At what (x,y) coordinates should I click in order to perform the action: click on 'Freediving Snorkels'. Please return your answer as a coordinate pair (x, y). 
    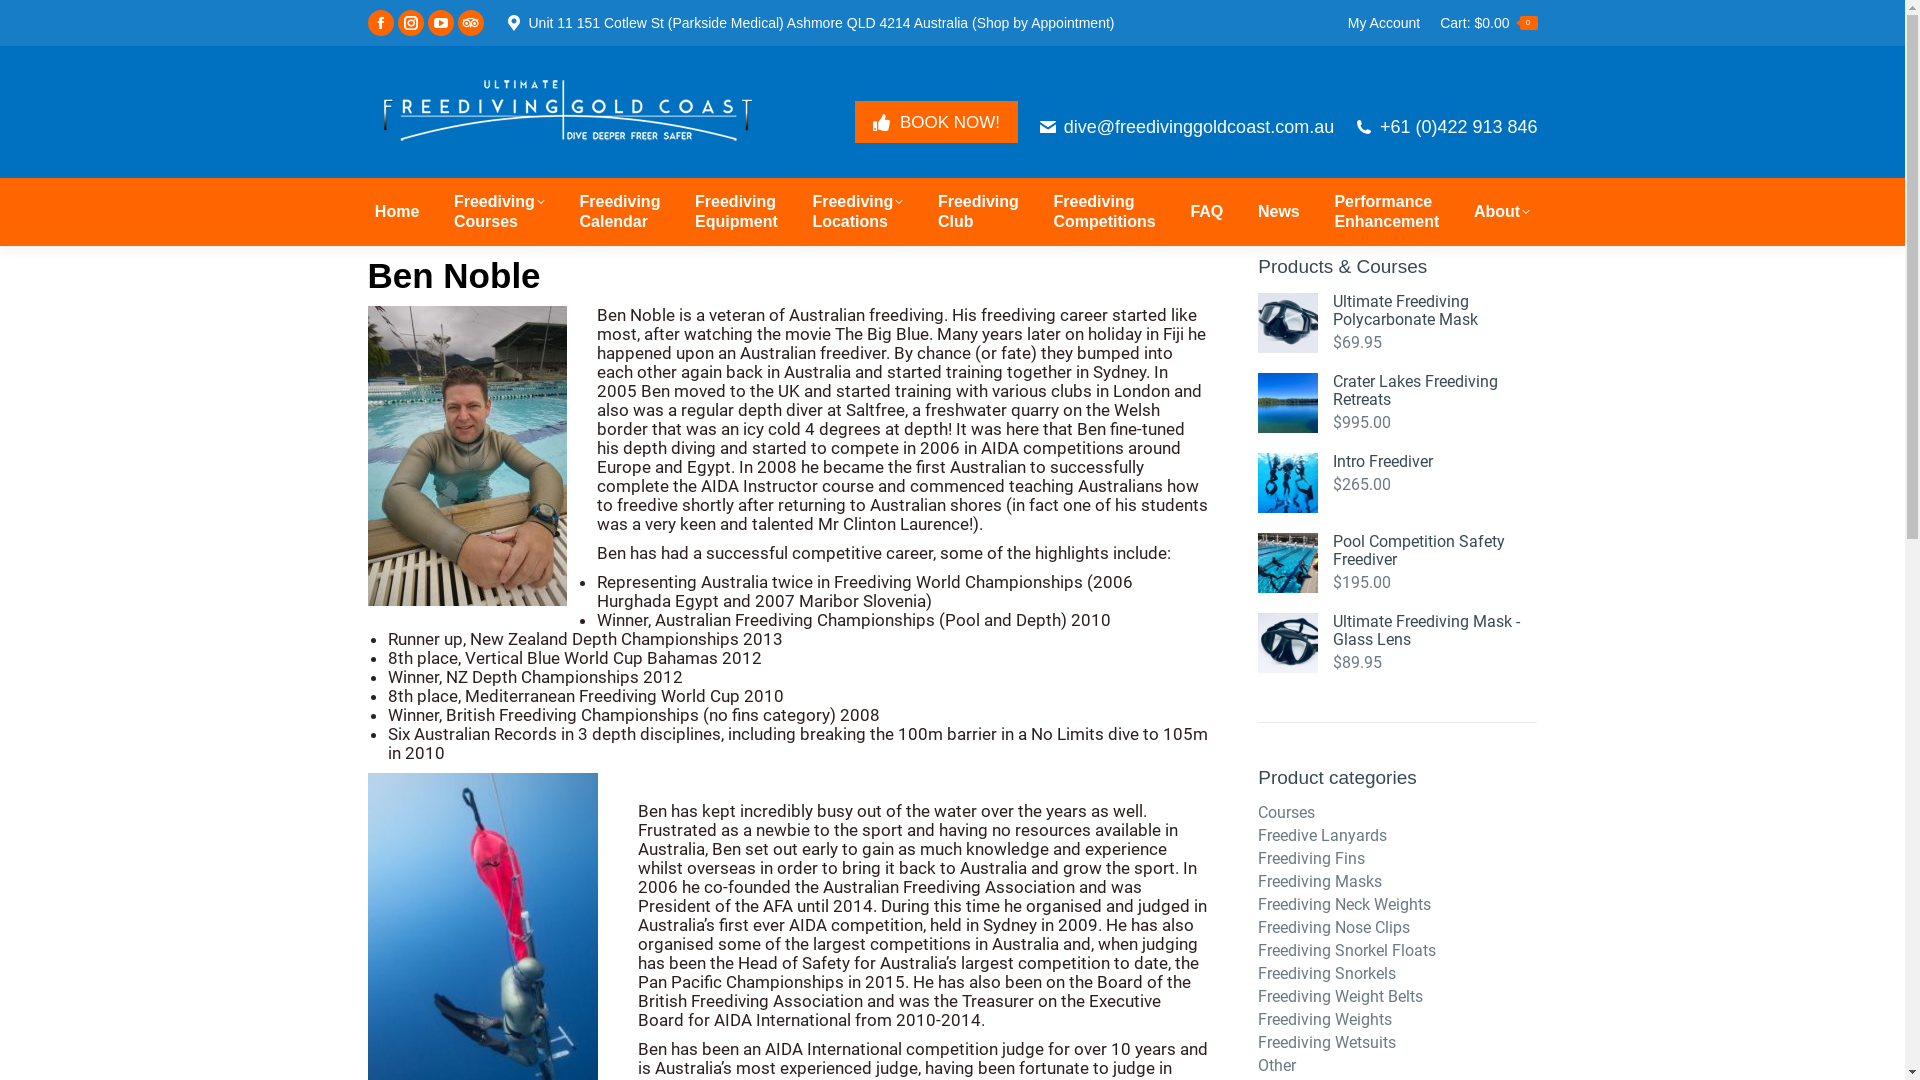
    Looking at the image, I should click on (1326, 973).